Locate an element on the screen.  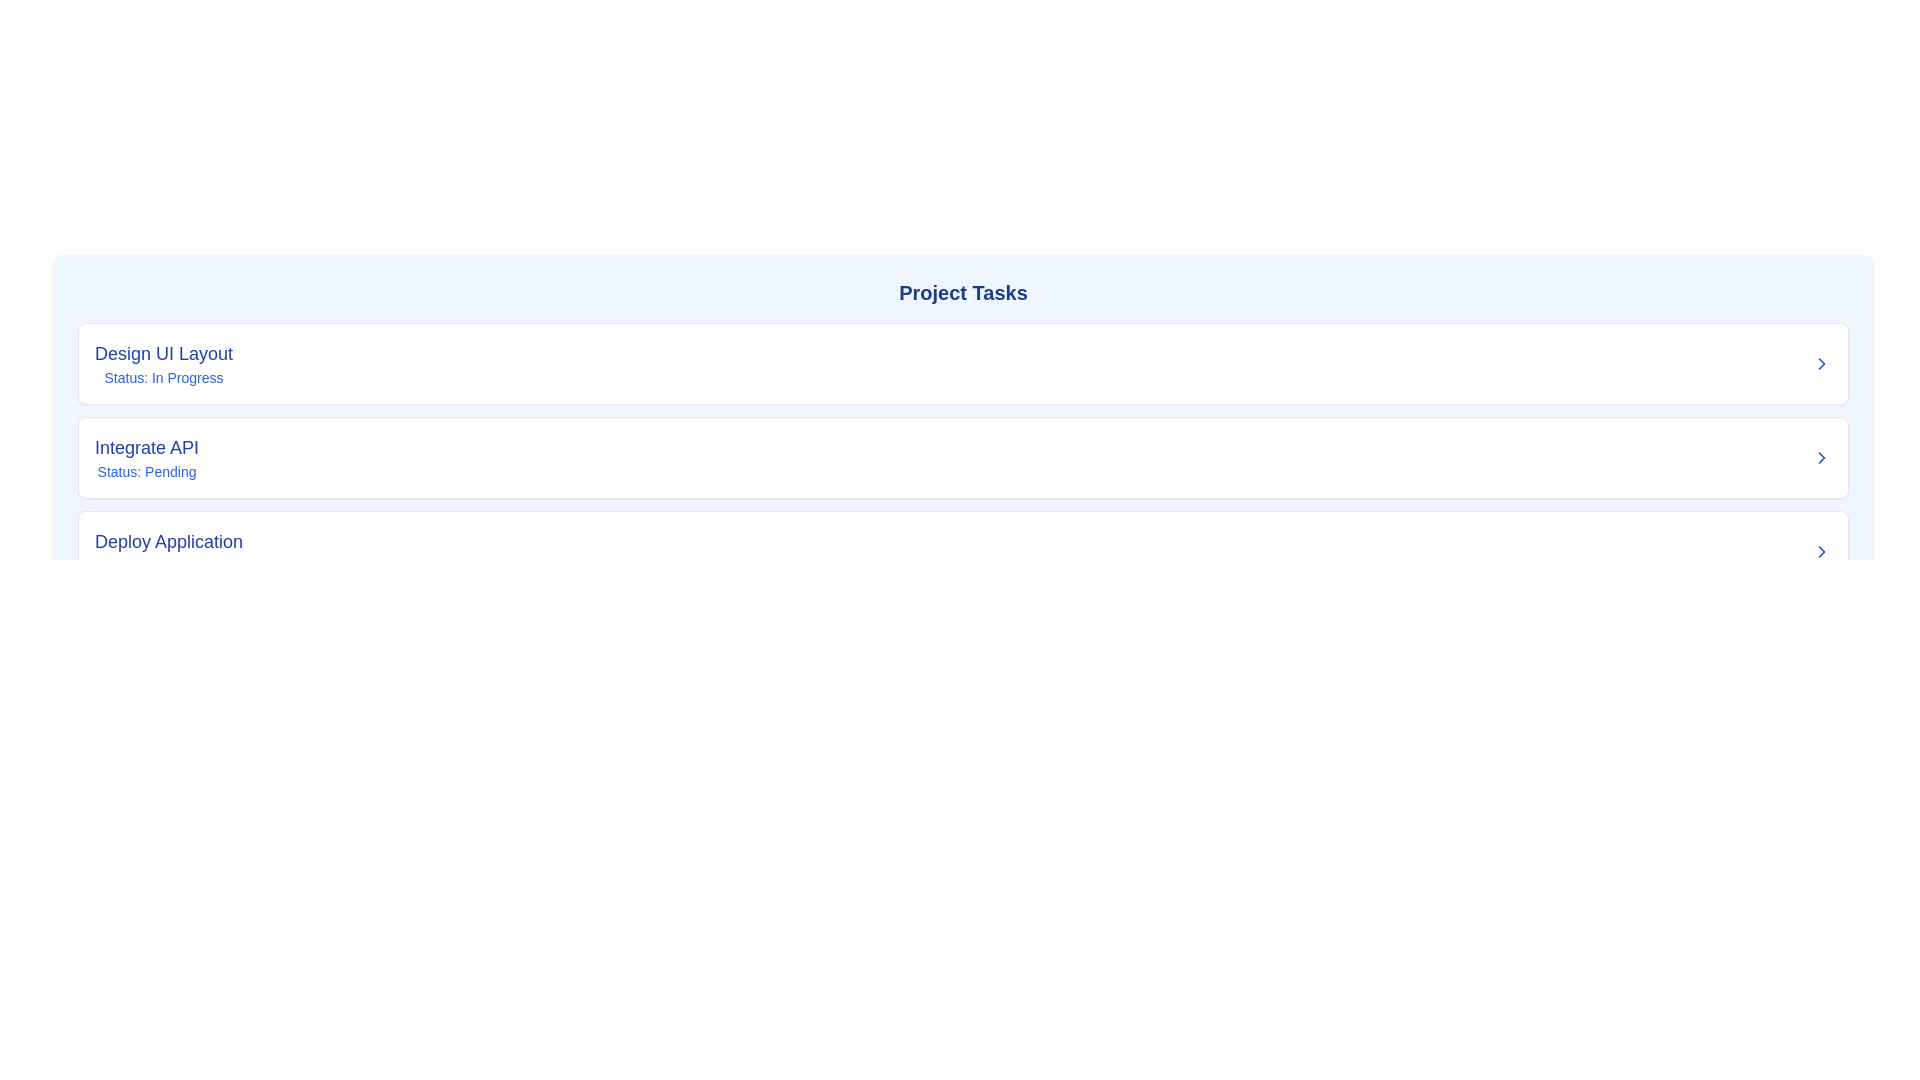
text displayed in the Text display block that shows 'Design UI Layout' and 'Status: In Progress.' is located at coordinates (163, 363).